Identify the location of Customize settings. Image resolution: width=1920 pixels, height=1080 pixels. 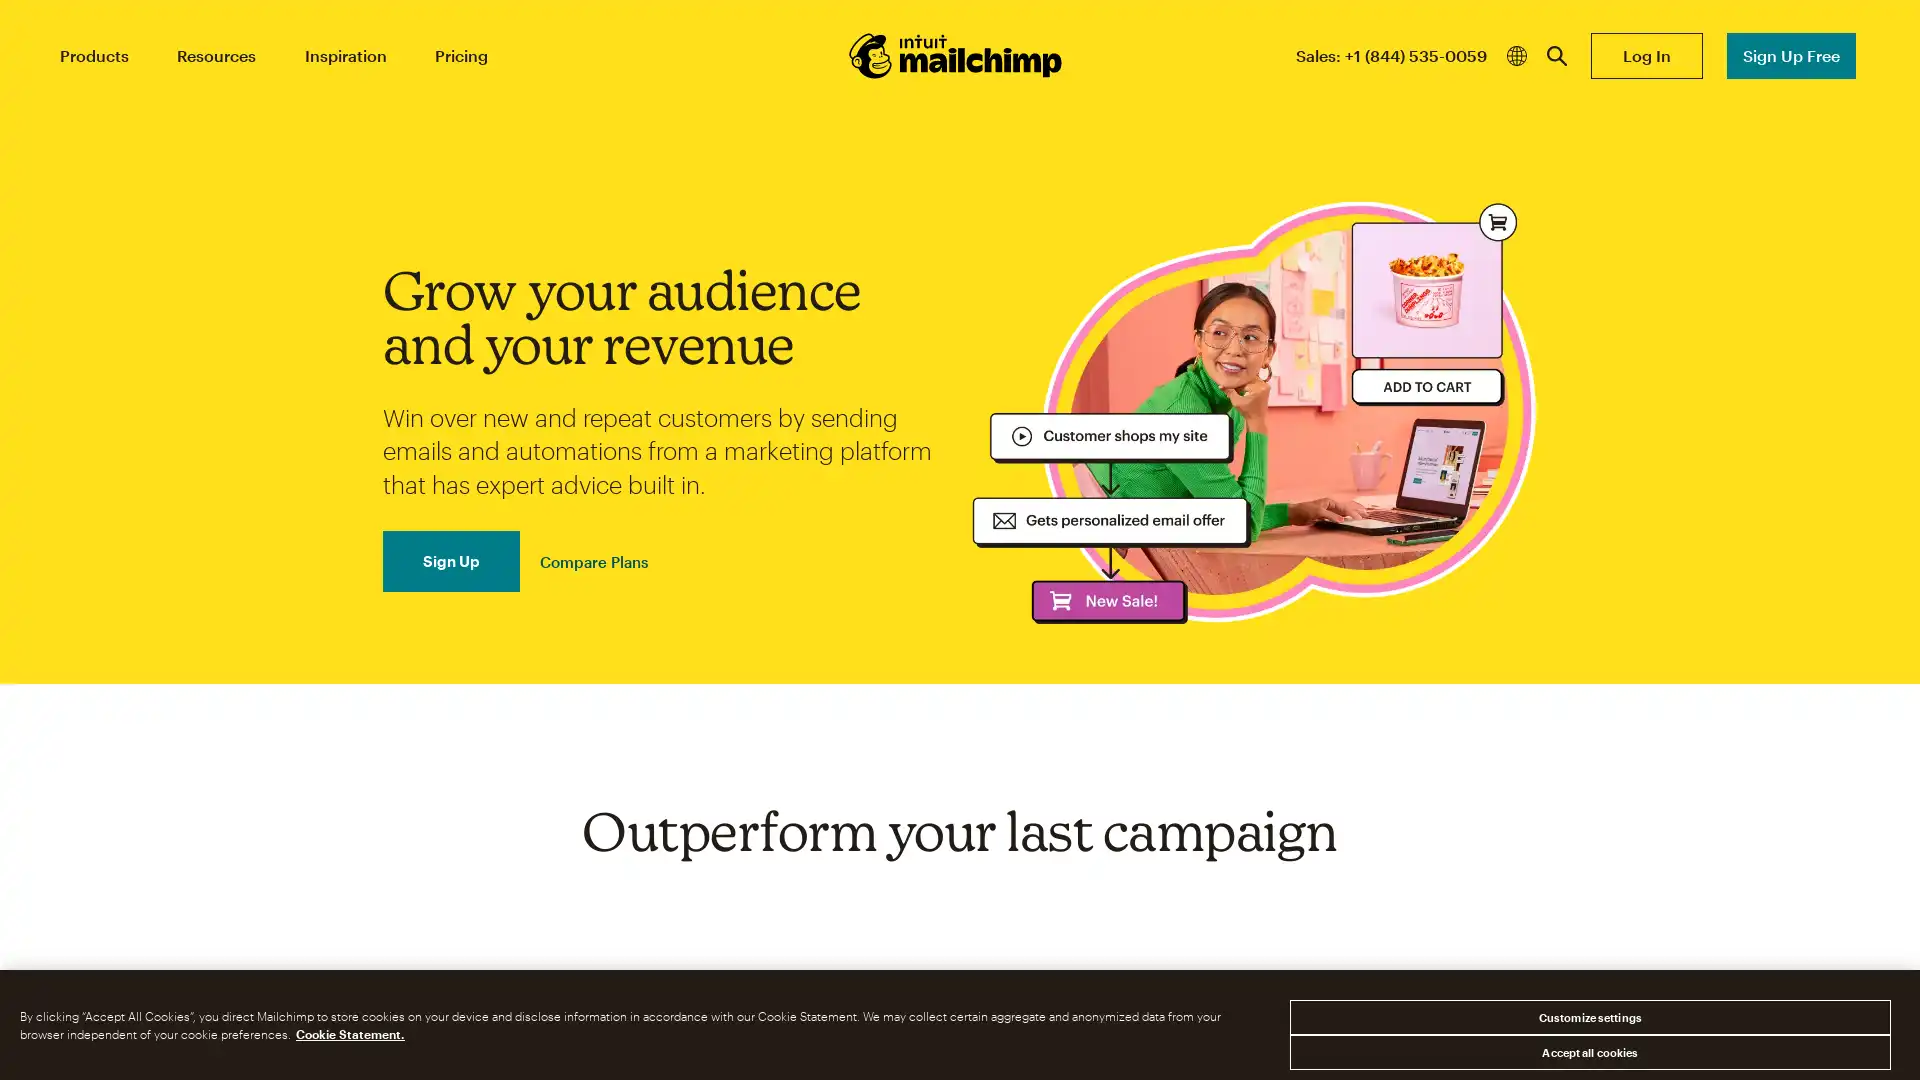
(1588, 1017).